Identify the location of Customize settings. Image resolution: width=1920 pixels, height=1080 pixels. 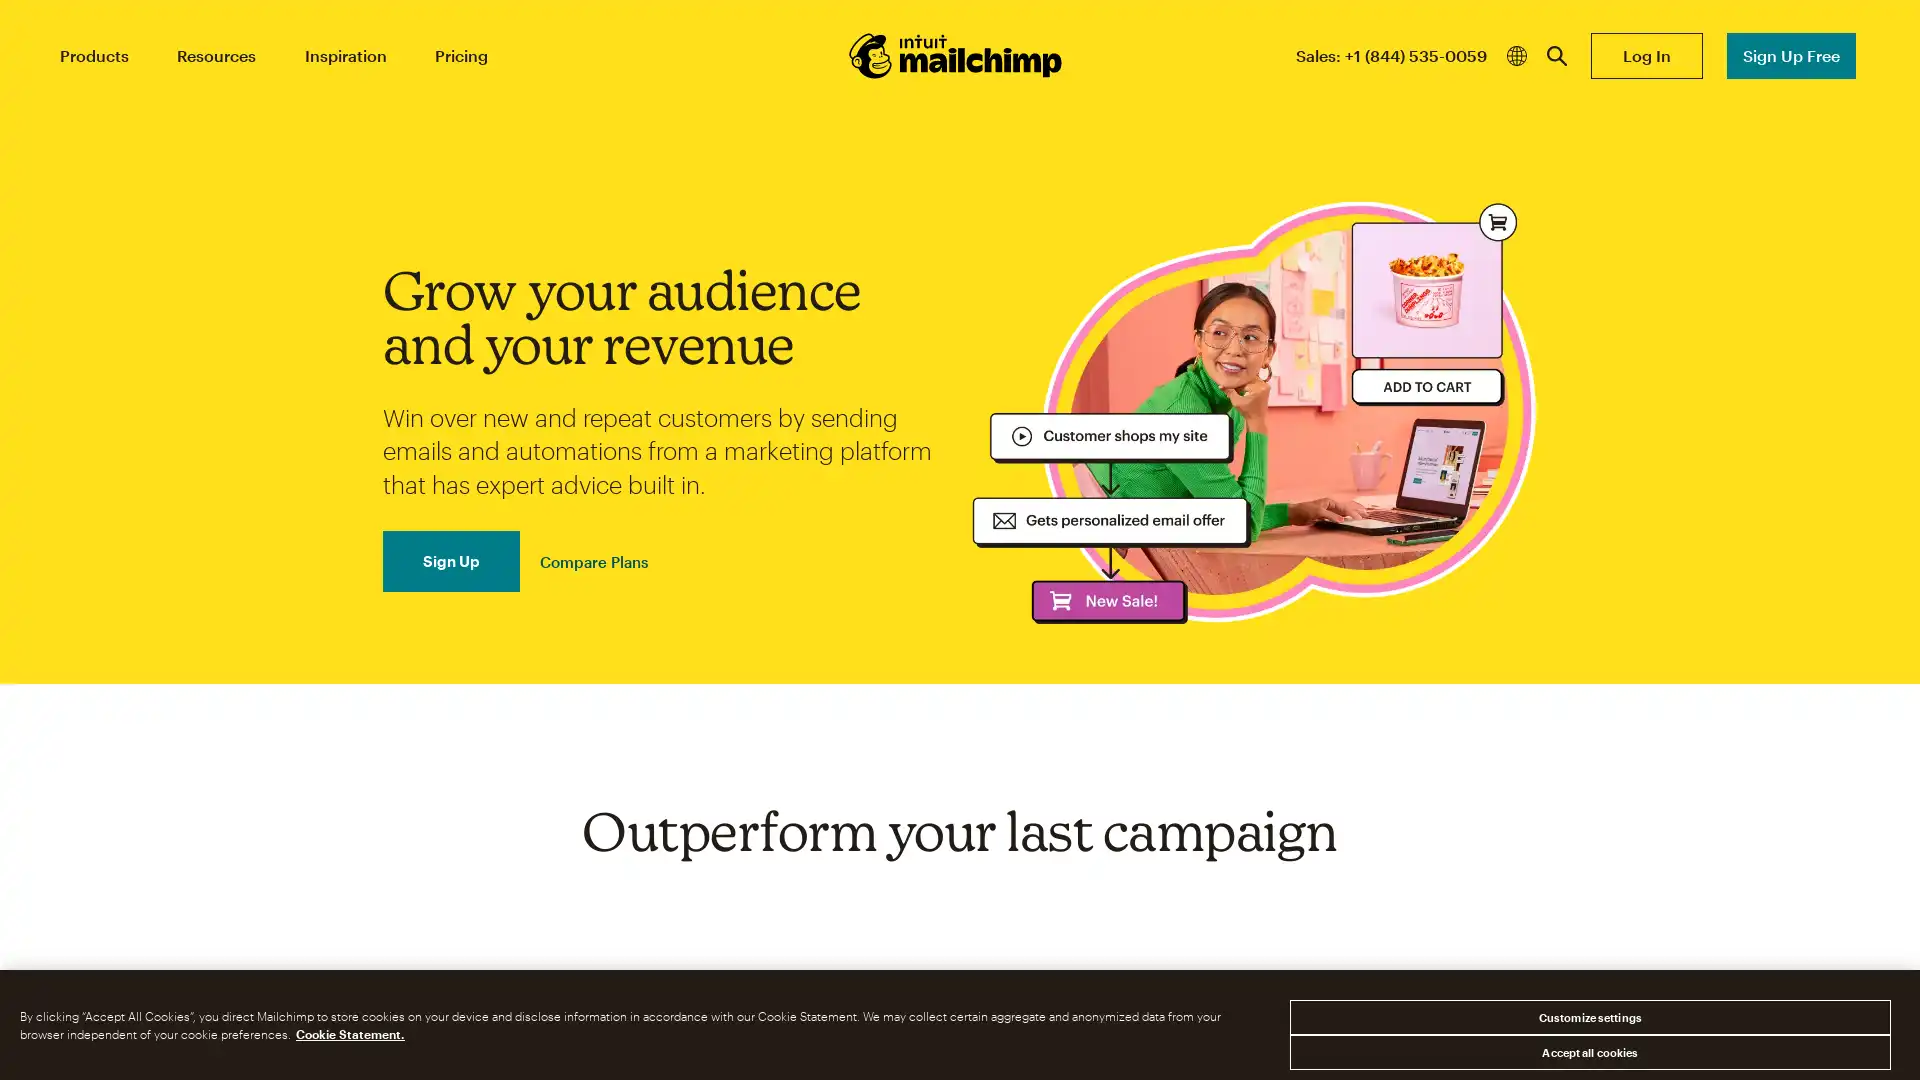
(1588, 1017).